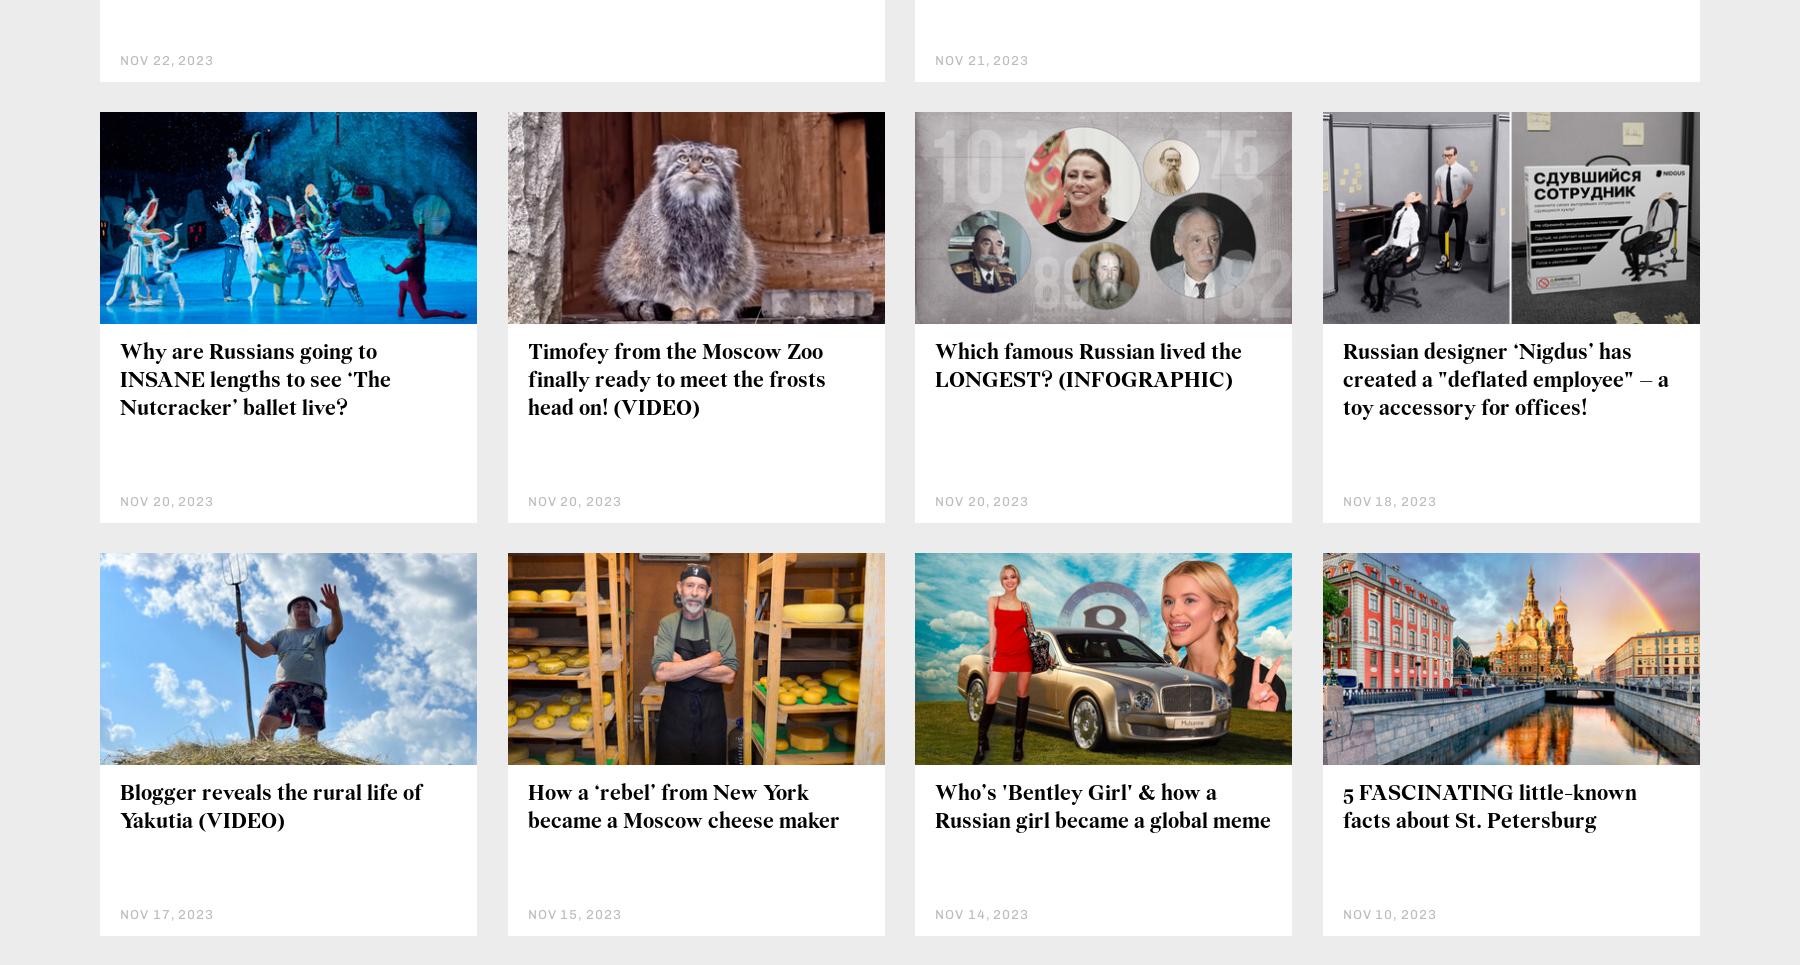  What do you see at coordinates (526, 912) in the screenshot?
I see `'Nov 15, 2023'` at bounding box center [526, 912].